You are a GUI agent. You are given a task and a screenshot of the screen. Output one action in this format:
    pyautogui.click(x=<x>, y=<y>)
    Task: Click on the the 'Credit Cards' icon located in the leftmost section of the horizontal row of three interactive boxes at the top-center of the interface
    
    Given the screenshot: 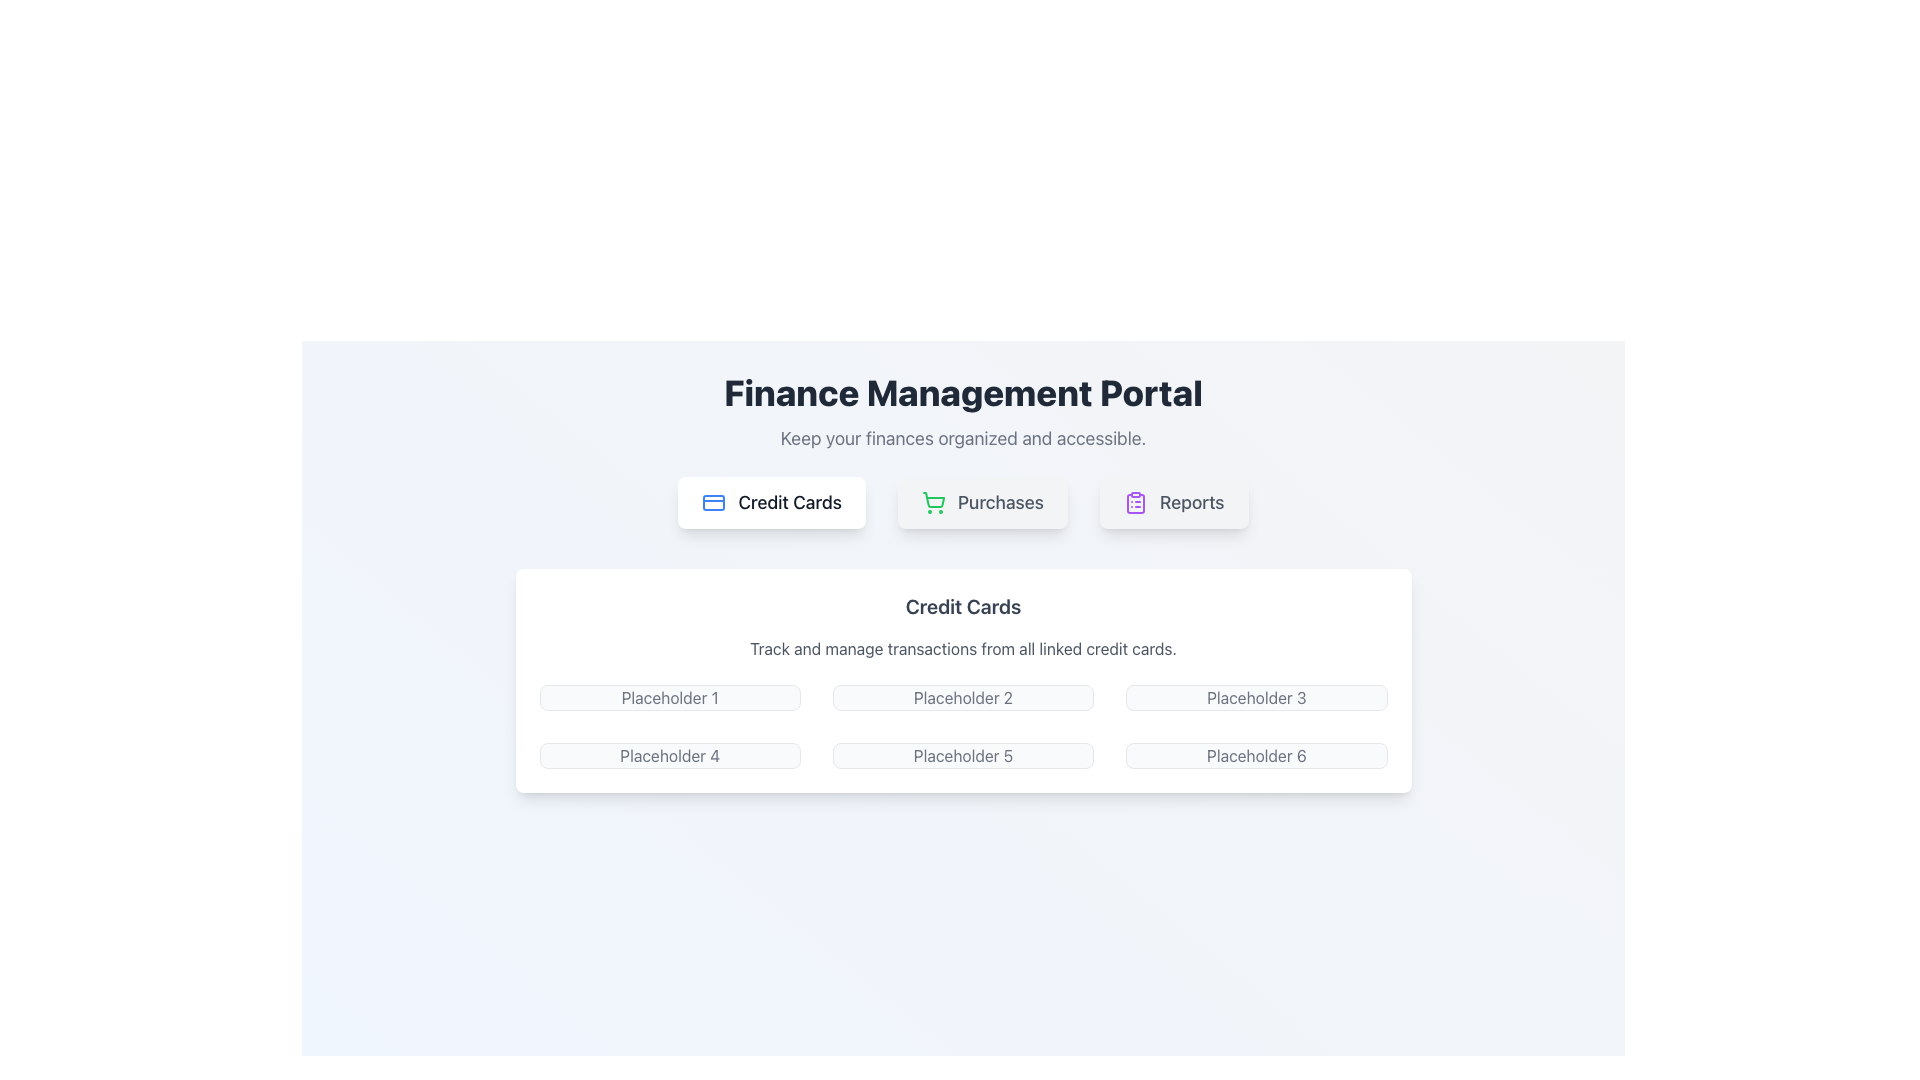 What is the action you would take?
    pyautogui.click(x=714, y=501)
    